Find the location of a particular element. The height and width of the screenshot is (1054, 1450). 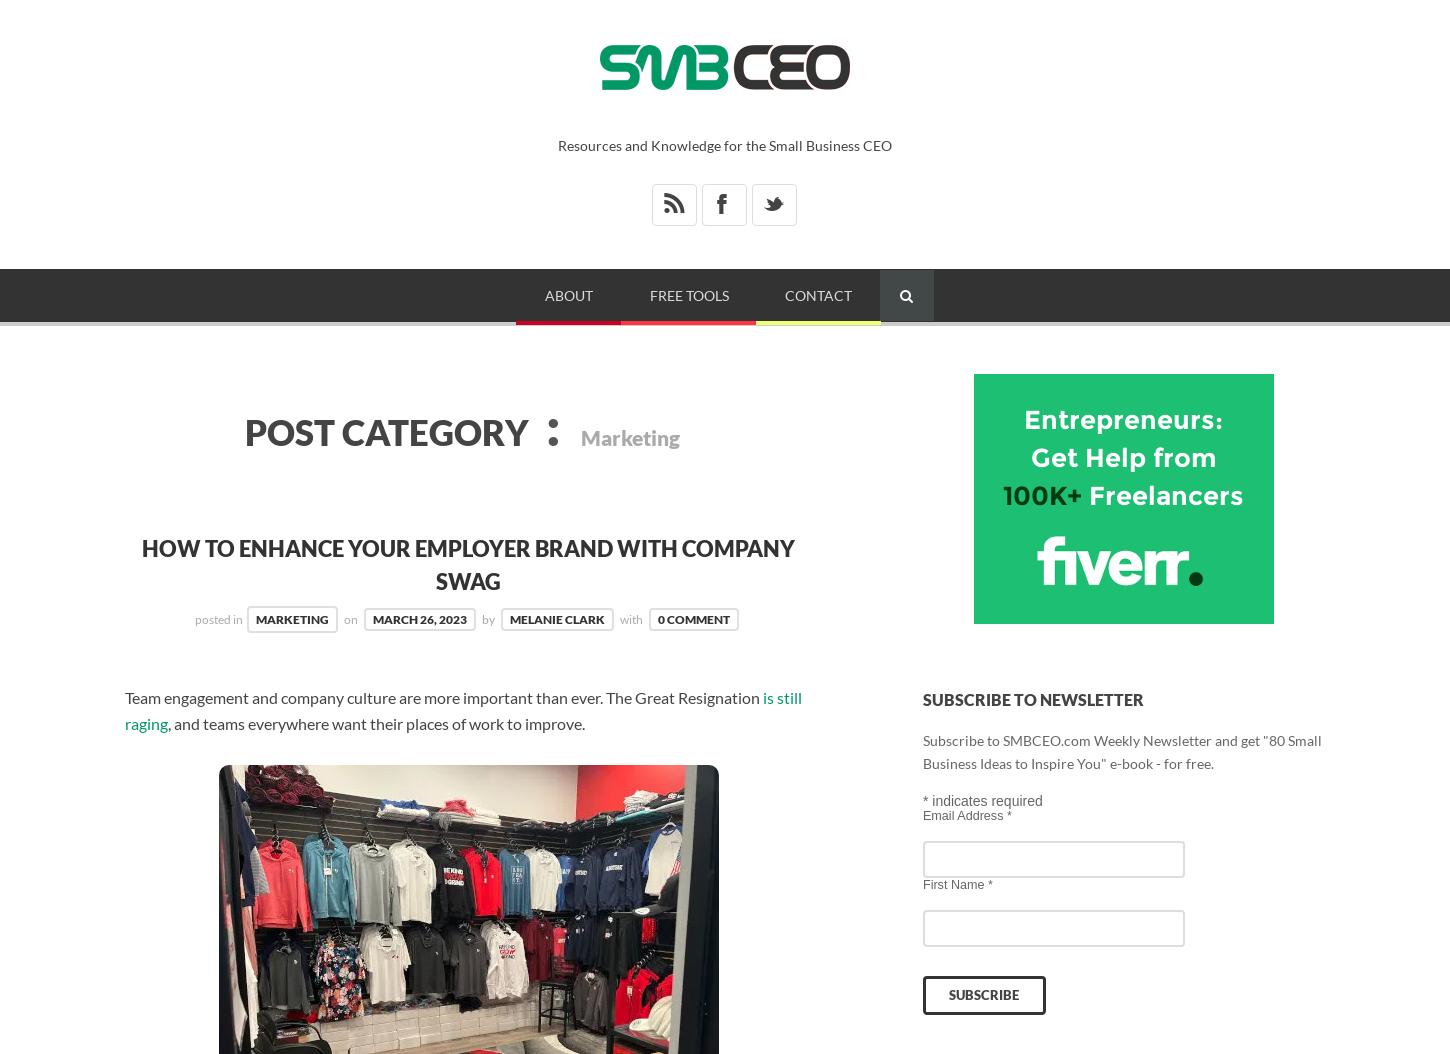

'X' is located at coordinates (709, 205).